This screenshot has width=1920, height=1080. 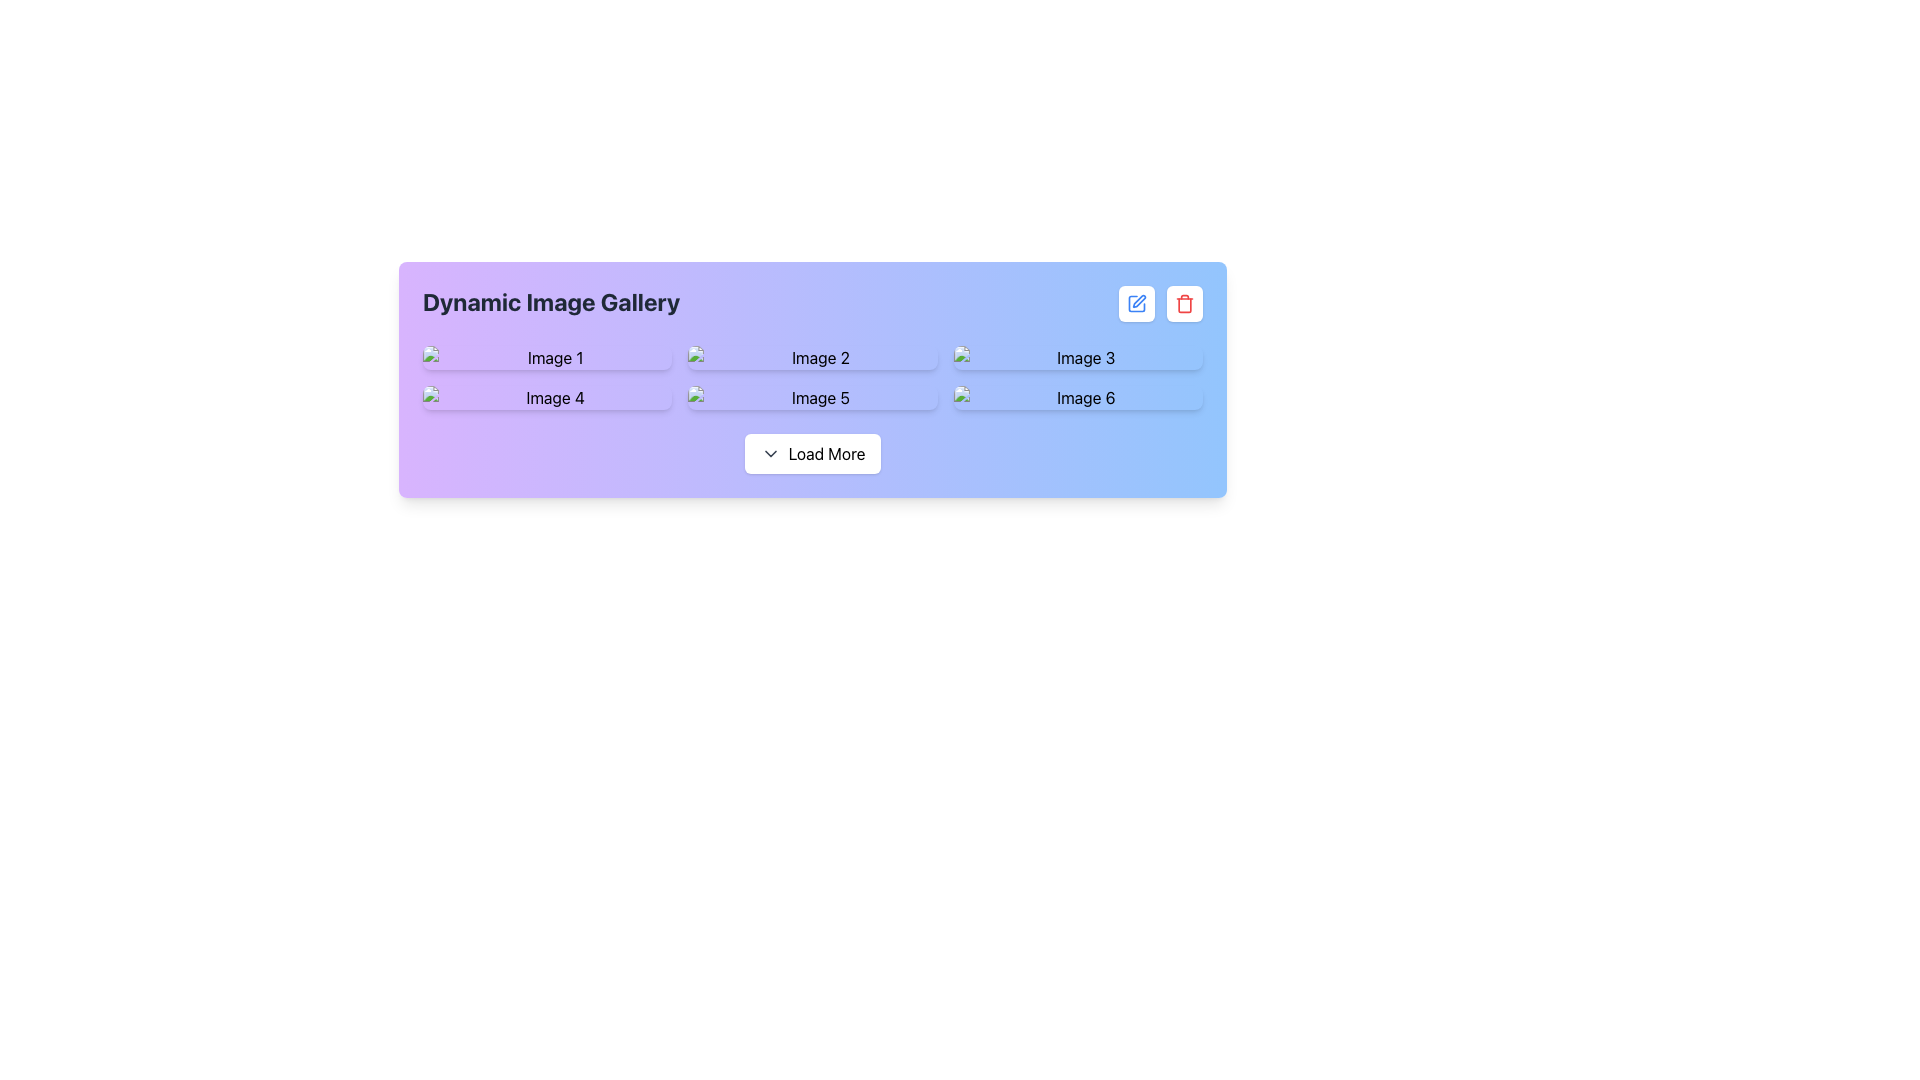 I want to click on the Image Preview with Label element that contains the image thumbnail and the label 'Image 2', so click(x=812, y=357).